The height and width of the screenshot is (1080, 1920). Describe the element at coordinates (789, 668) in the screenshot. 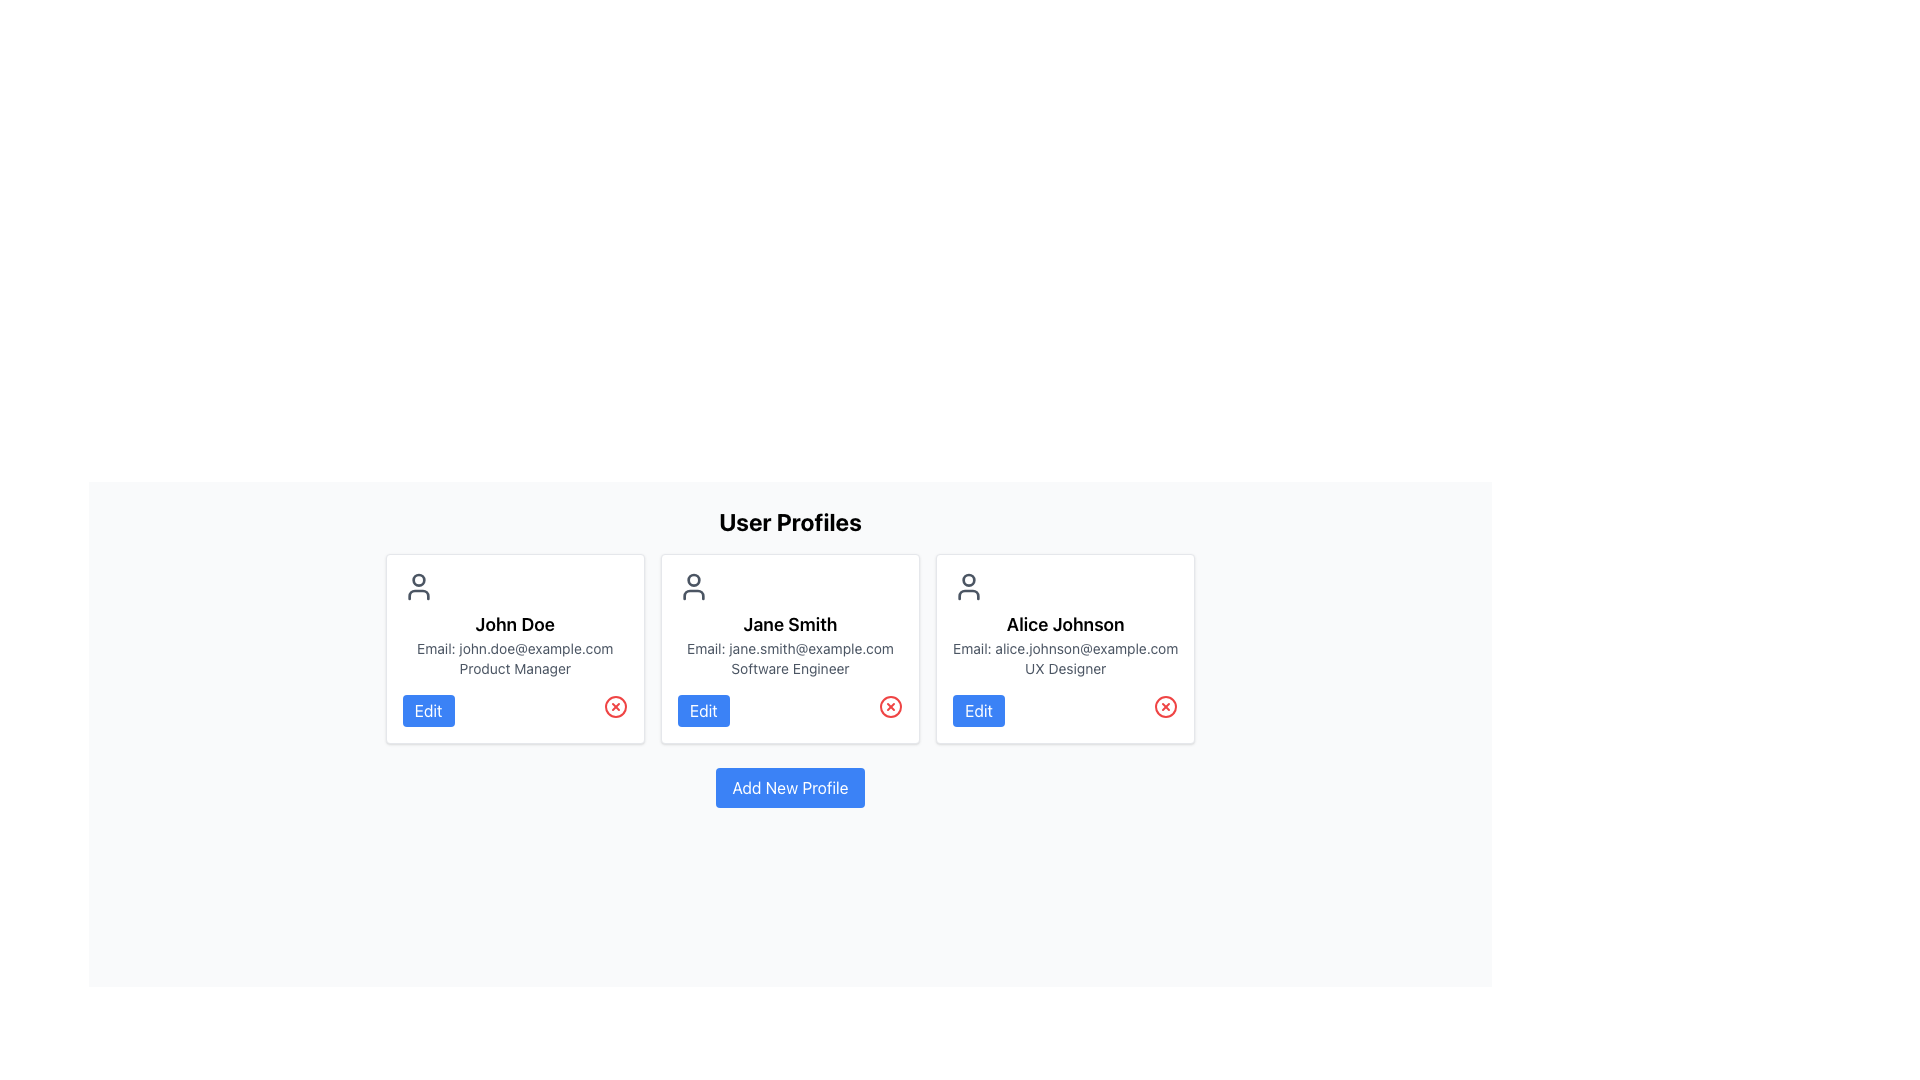

I see `the text element displaying 'Software Engineer' located in the second profile card under Jane Smith's name and email address` at that location.